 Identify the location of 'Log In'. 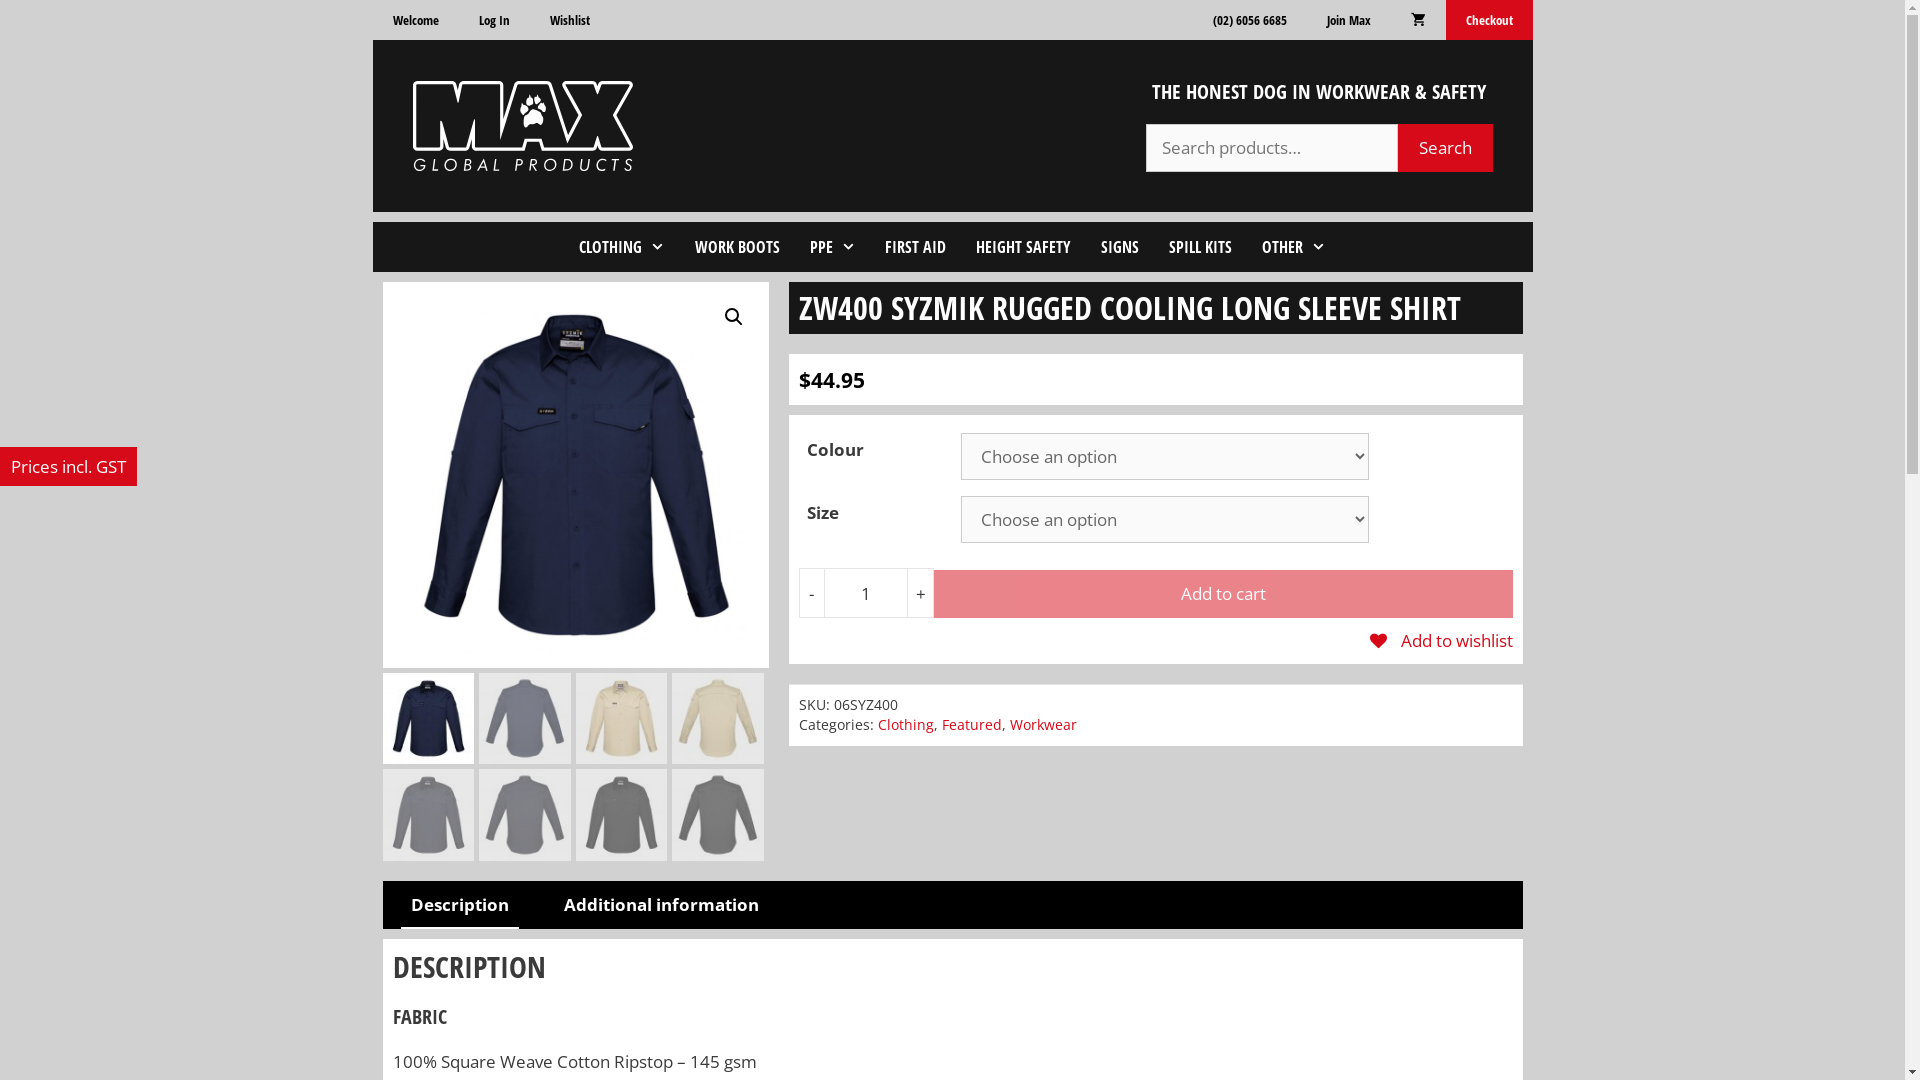
(493, 19).